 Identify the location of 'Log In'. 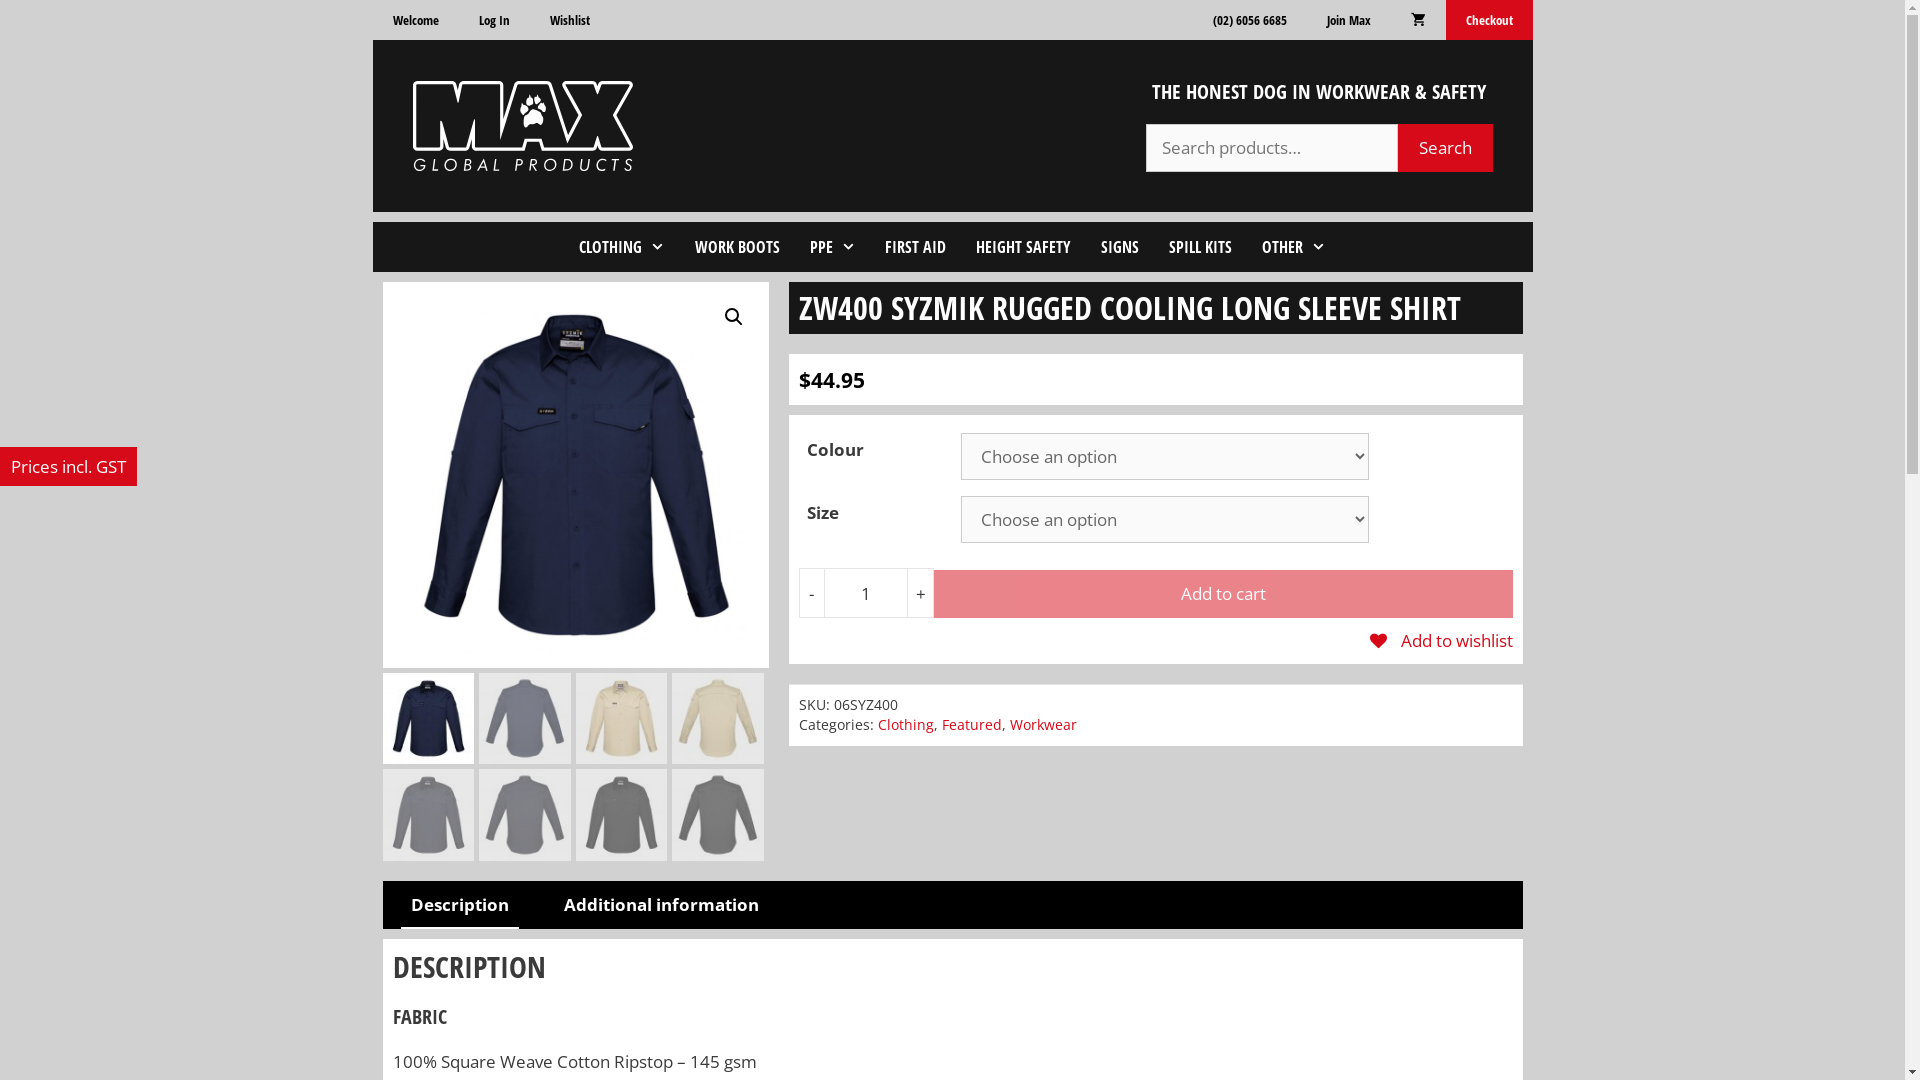
(493, 19).